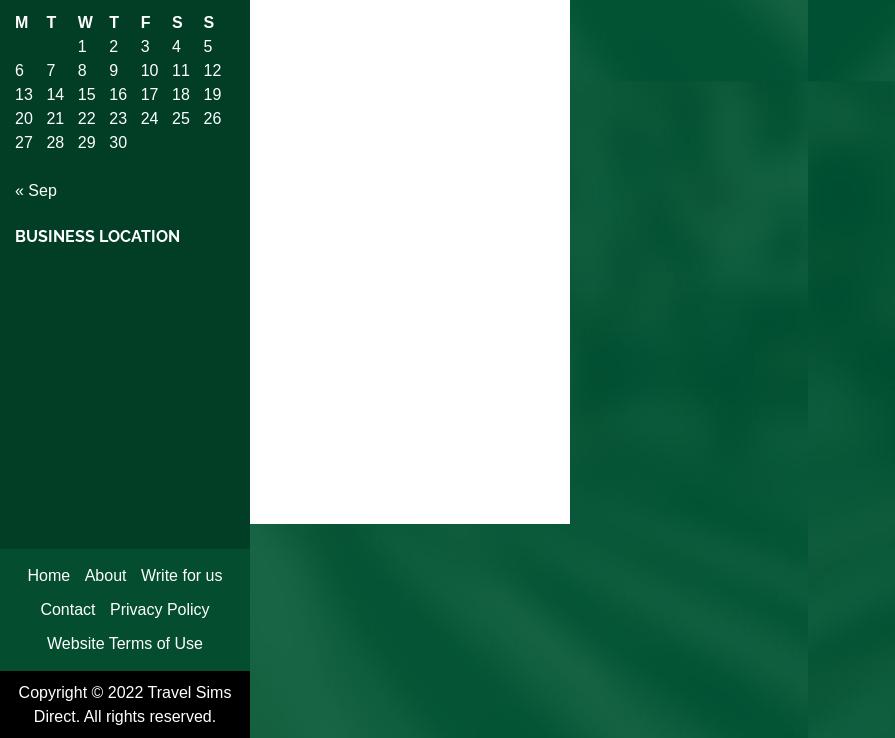 This screenshot has width=895, height=738. I want to click on '20', so click(23, 117).